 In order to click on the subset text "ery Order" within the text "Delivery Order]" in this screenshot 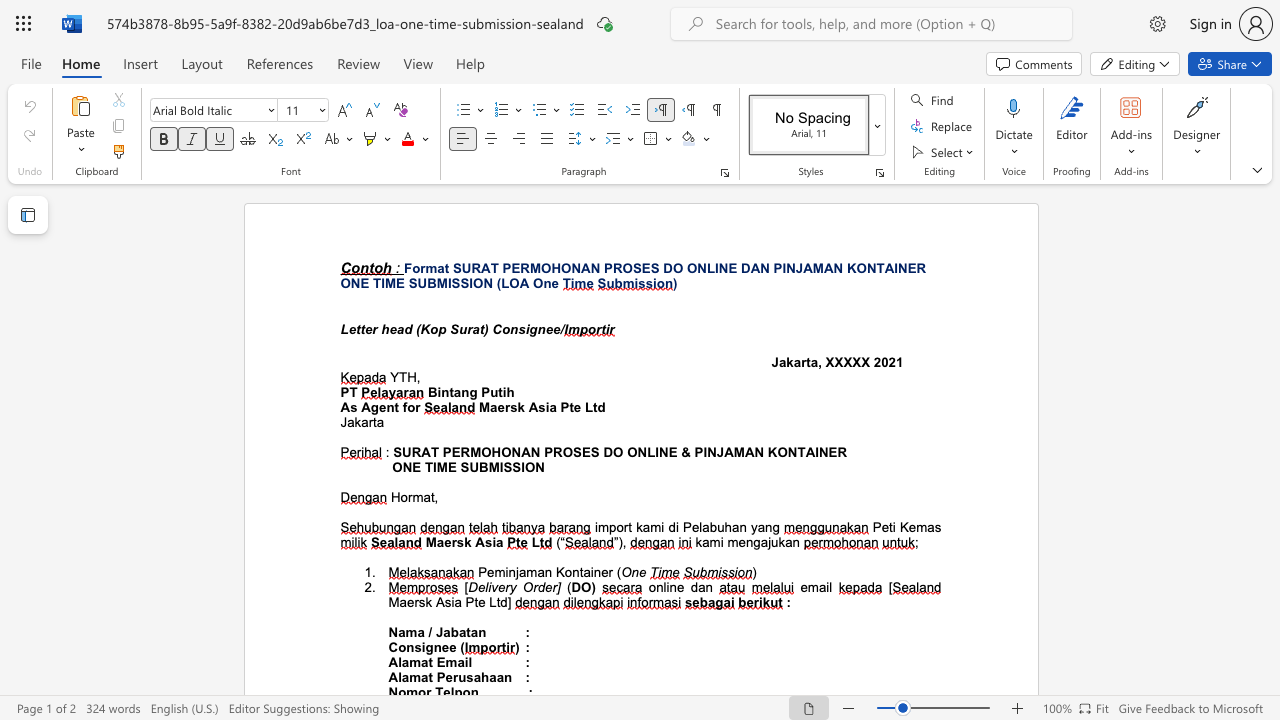, I will do `click(497, 586)`.